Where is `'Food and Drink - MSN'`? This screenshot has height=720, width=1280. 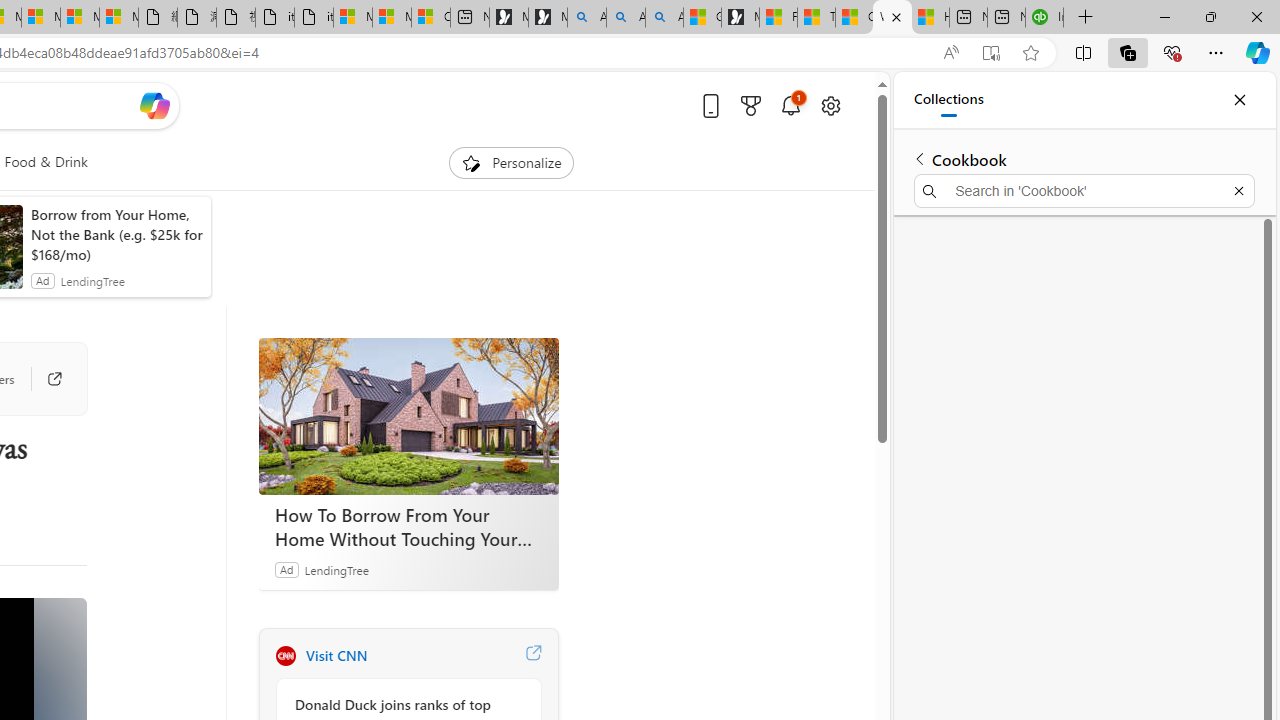 'Food and Drink - MSN' is located at coordinates (777, 17).